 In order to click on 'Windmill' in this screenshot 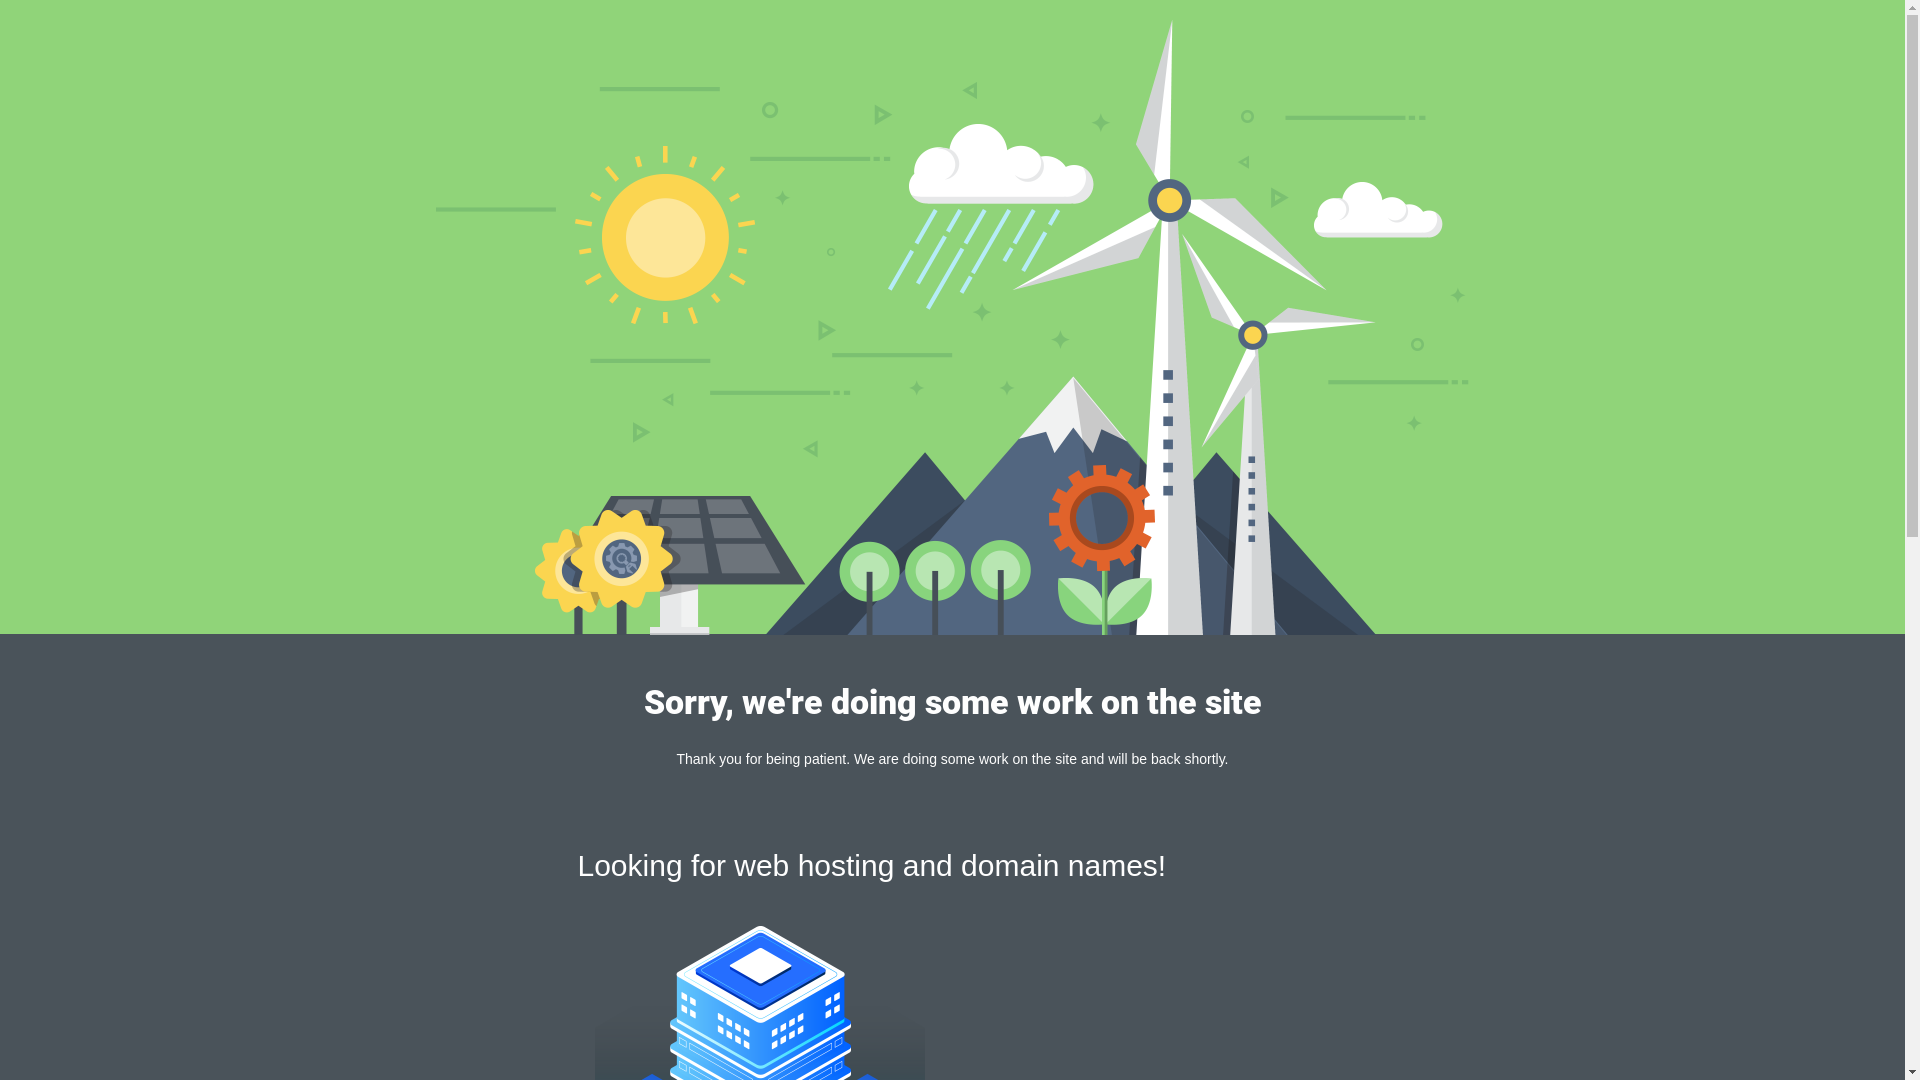, I will do `click(951, 326)`.